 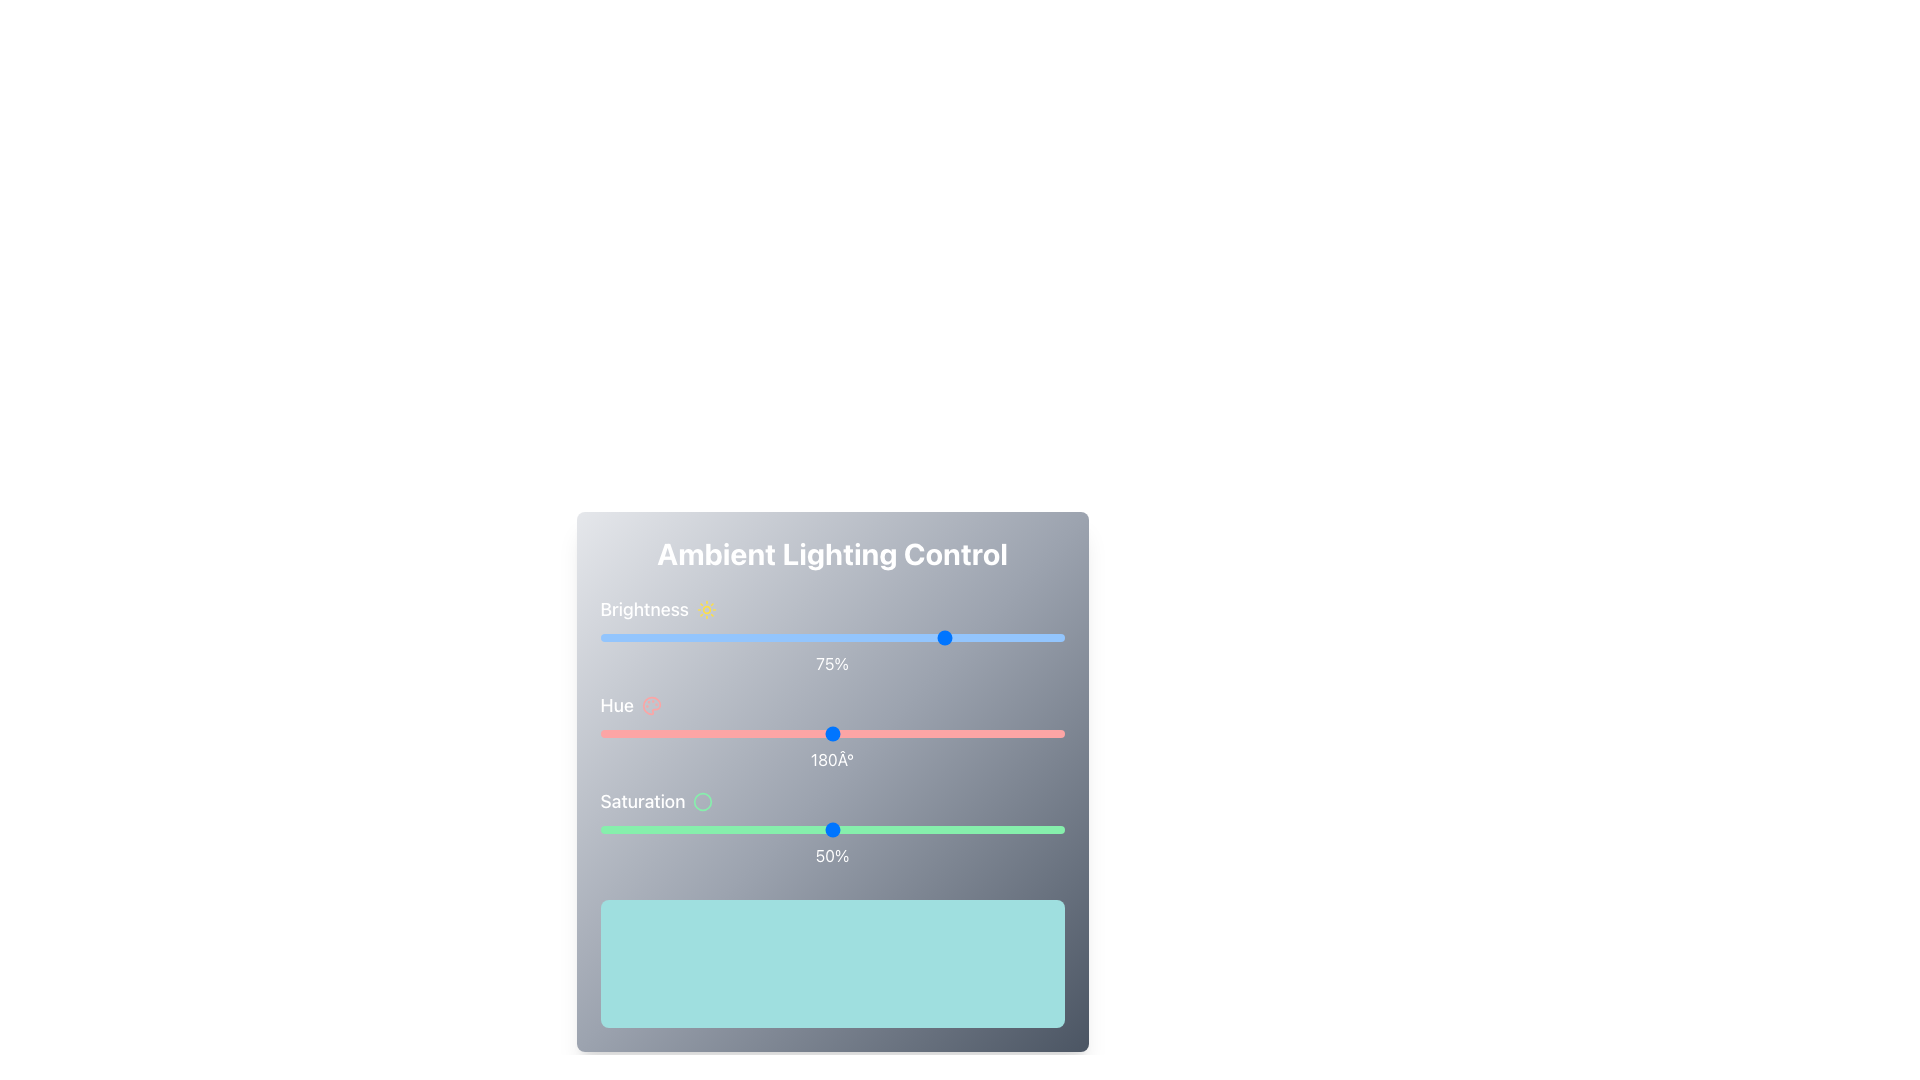 What do you see at coordinates (924, 829) in the screenshot?
I see `saturation` at bounding box center [924, 829].